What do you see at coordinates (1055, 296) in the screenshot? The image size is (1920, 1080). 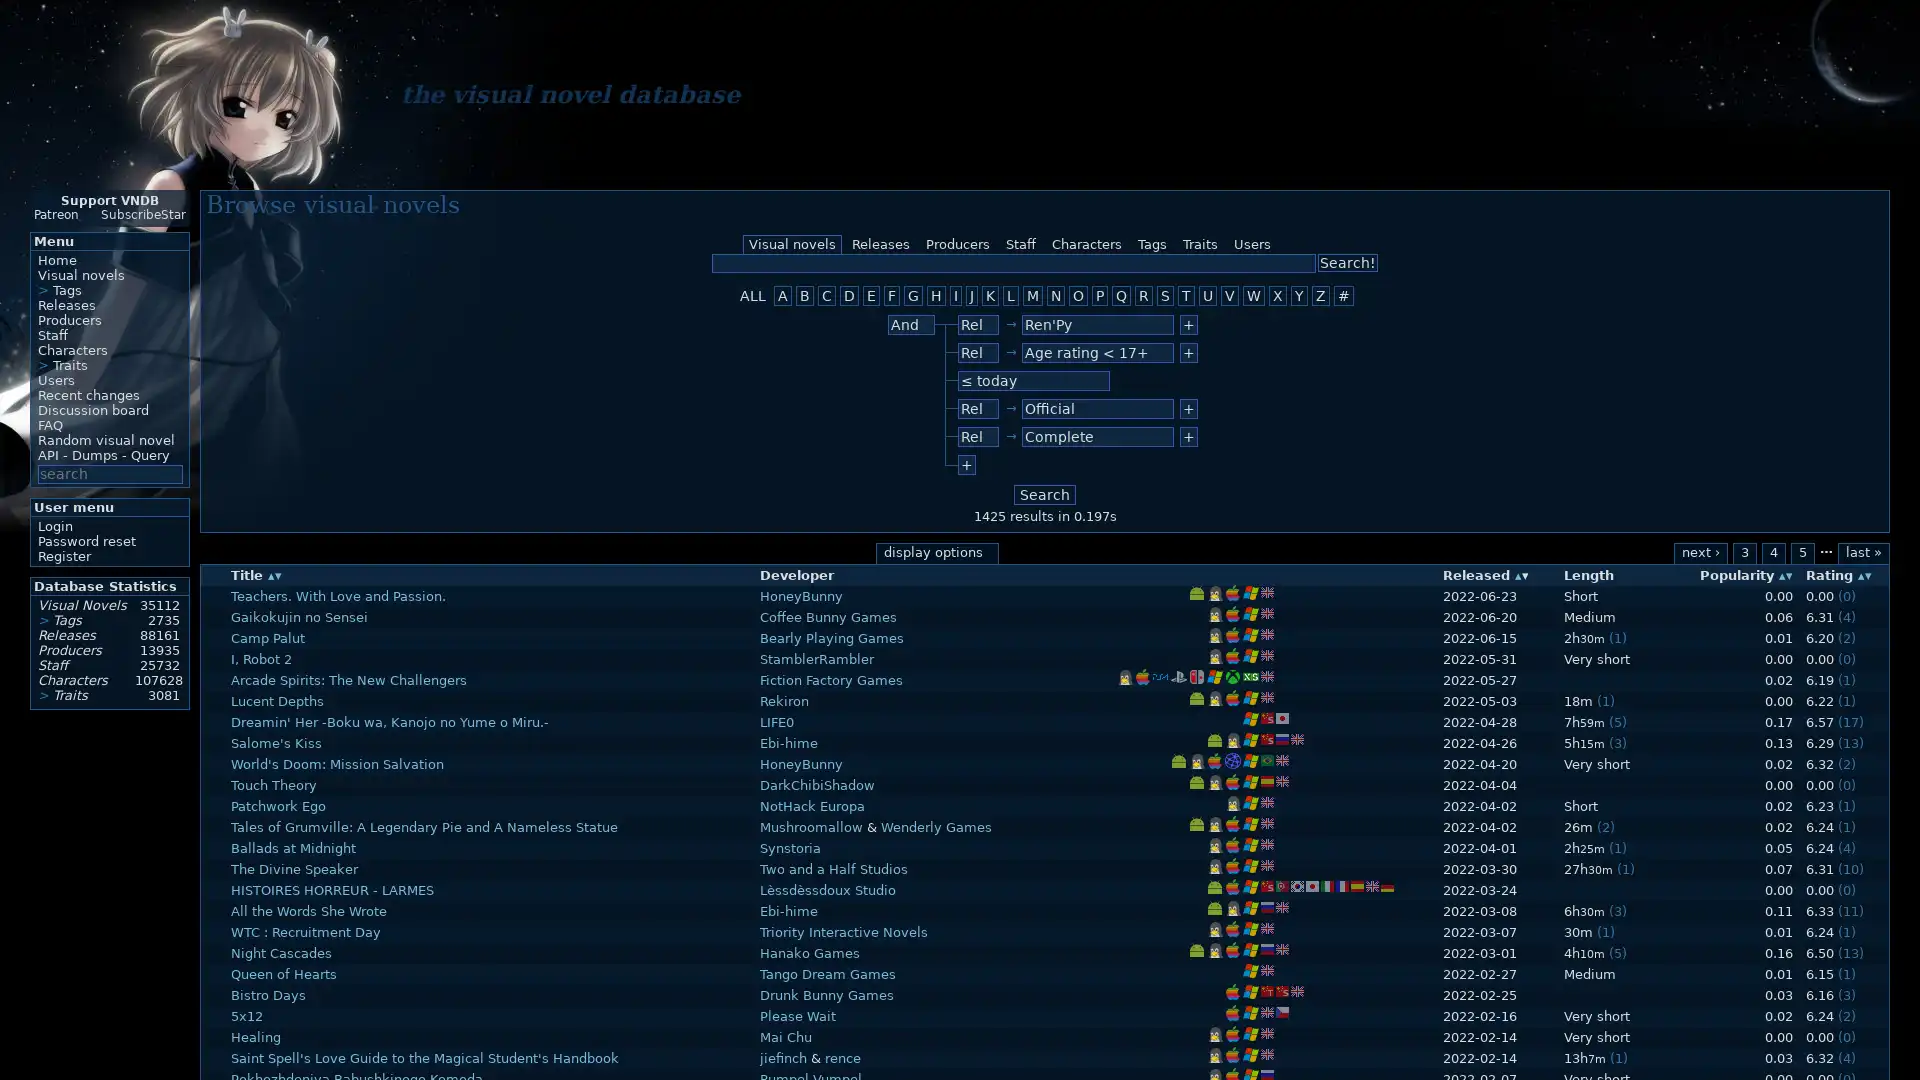 I see `N` at bounding box center [1055, 296].